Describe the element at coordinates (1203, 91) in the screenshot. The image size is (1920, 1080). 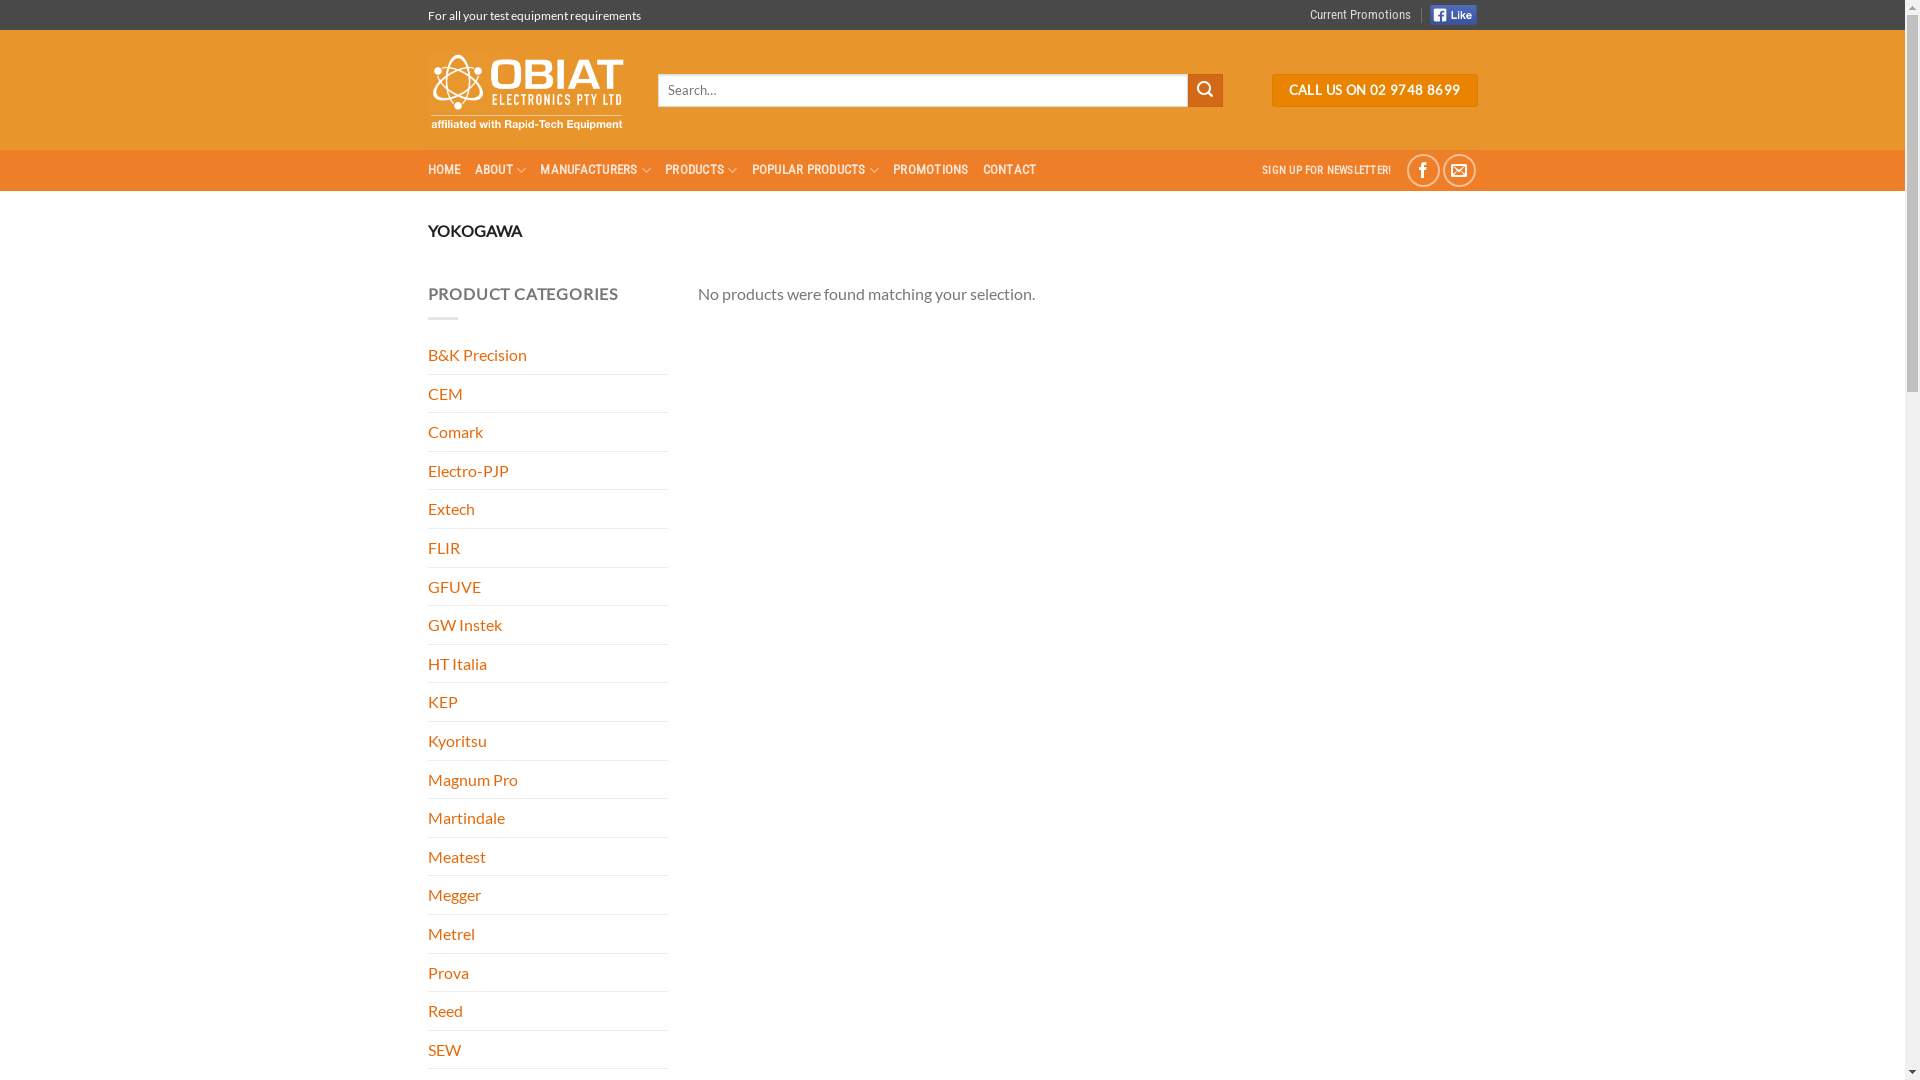
I see `'Search'` at that location.